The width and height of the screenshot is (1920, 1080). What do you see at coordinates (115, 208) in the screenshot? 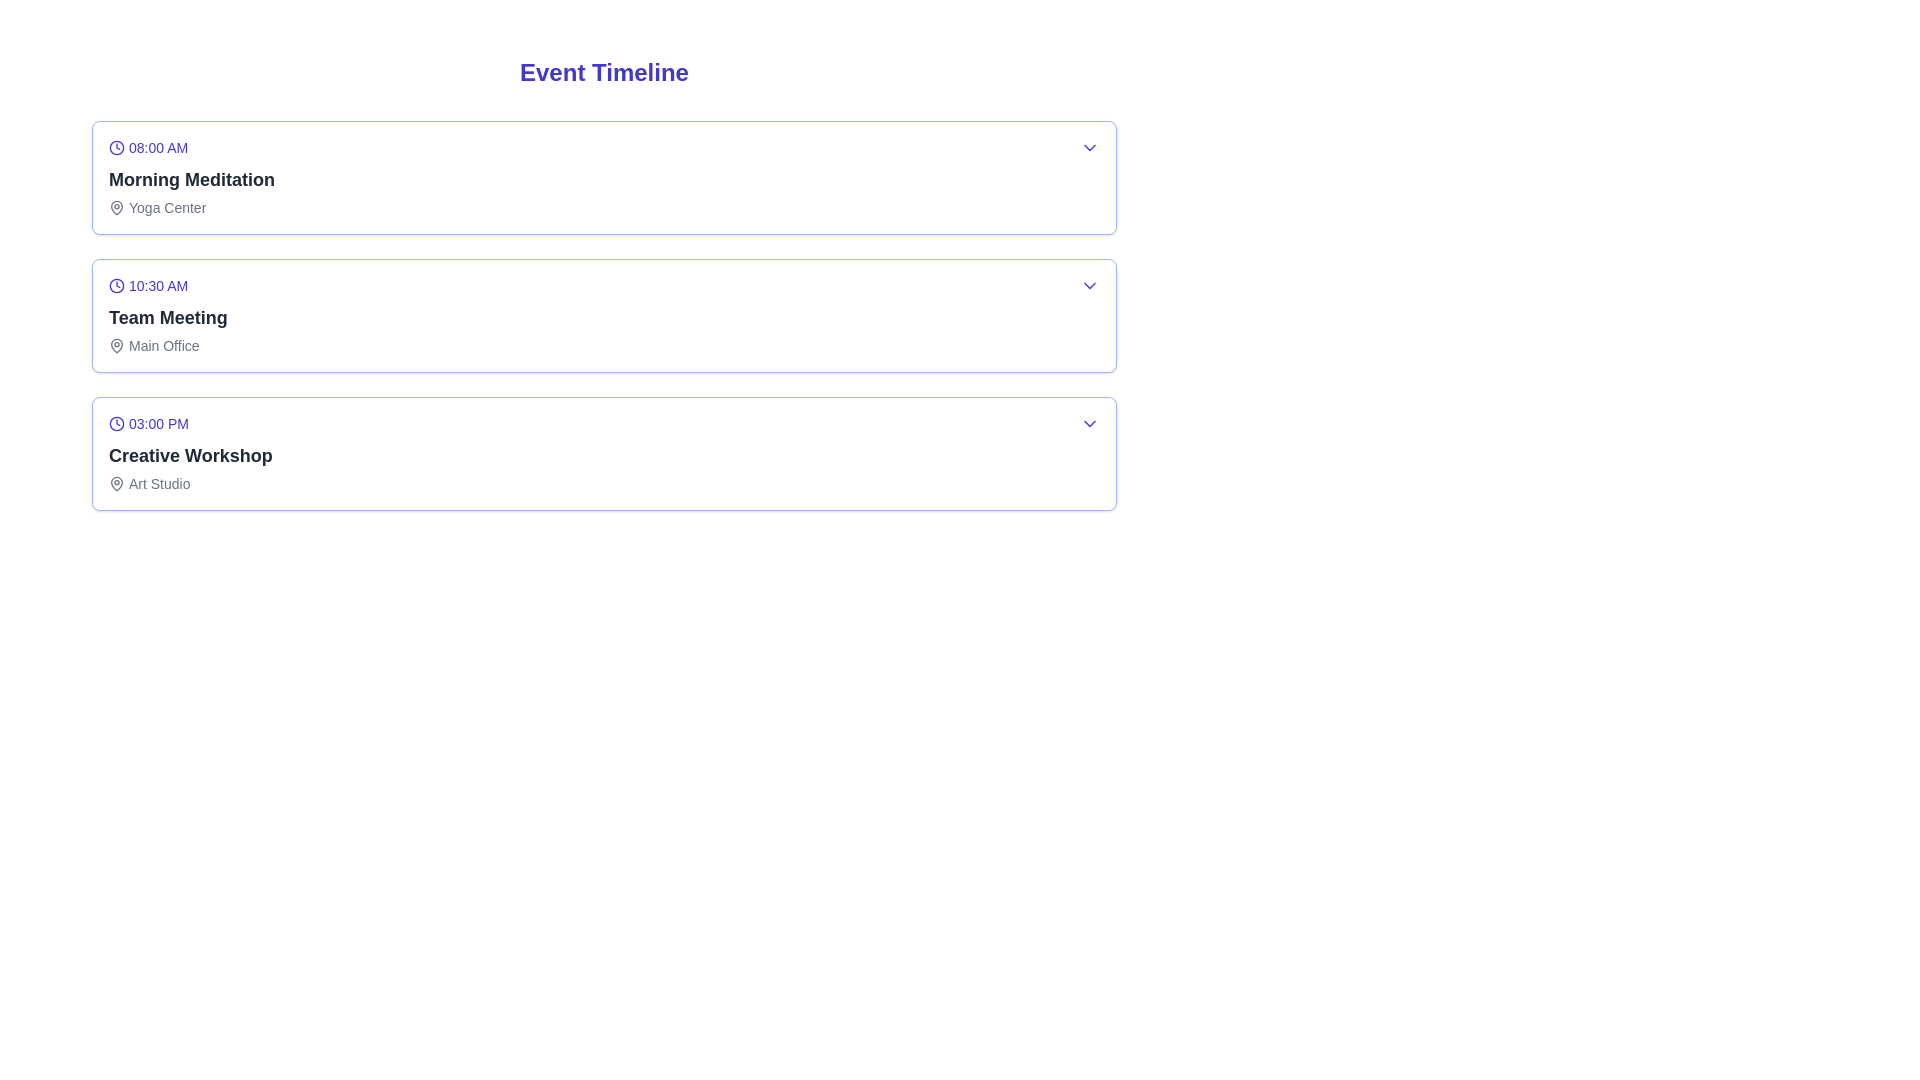
I see `the map pin icon that indicates the physical location associated with 'Yoga Center', located immediately to the left of the 'Yoga Center' text under the 'Morning Meditation' heading in the first event card` at bounding box center [115, 208].